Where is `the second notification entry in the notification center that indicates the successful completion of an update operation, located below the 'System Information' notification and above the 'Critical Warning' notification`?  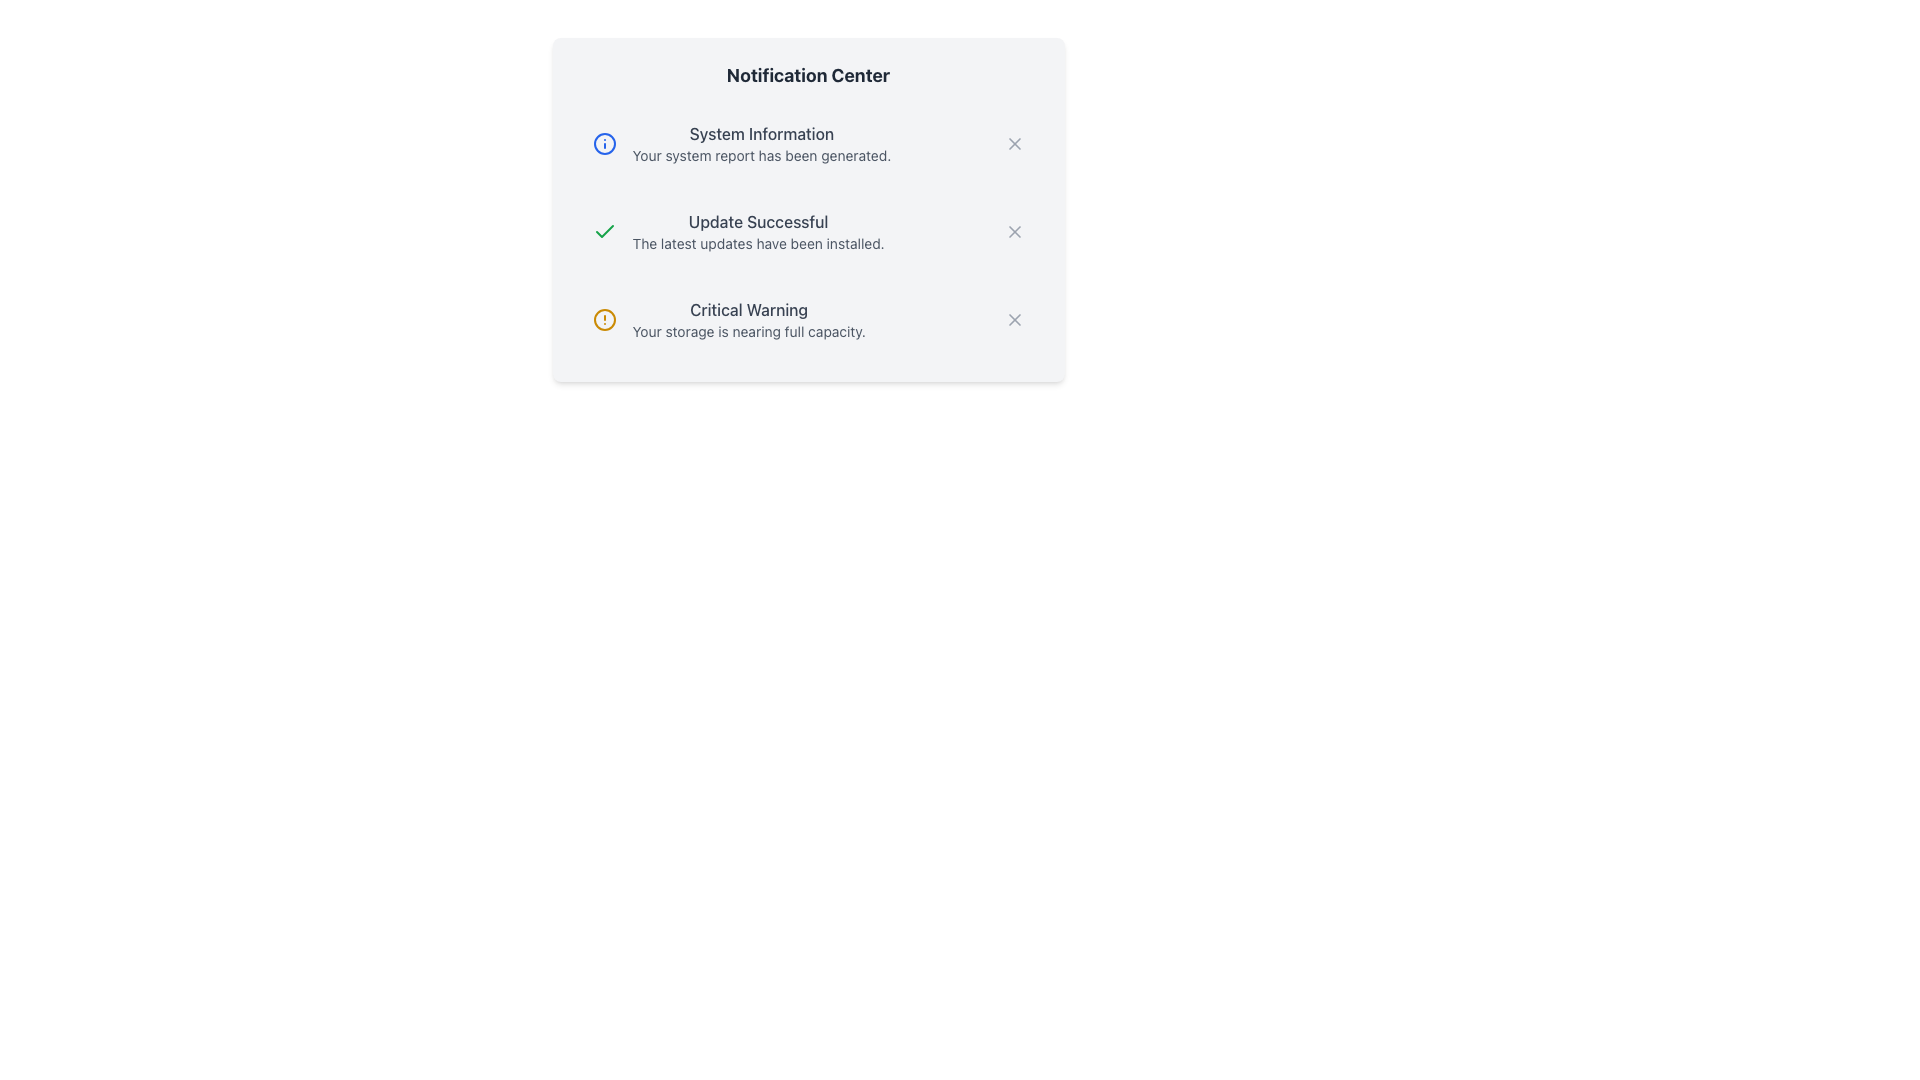
the second notification entry in the notification center that indicates the successful completion of an update operation, located below the 'System Information' notification and above the 'Critical Warning' notification is located at coordinates (757, 230).